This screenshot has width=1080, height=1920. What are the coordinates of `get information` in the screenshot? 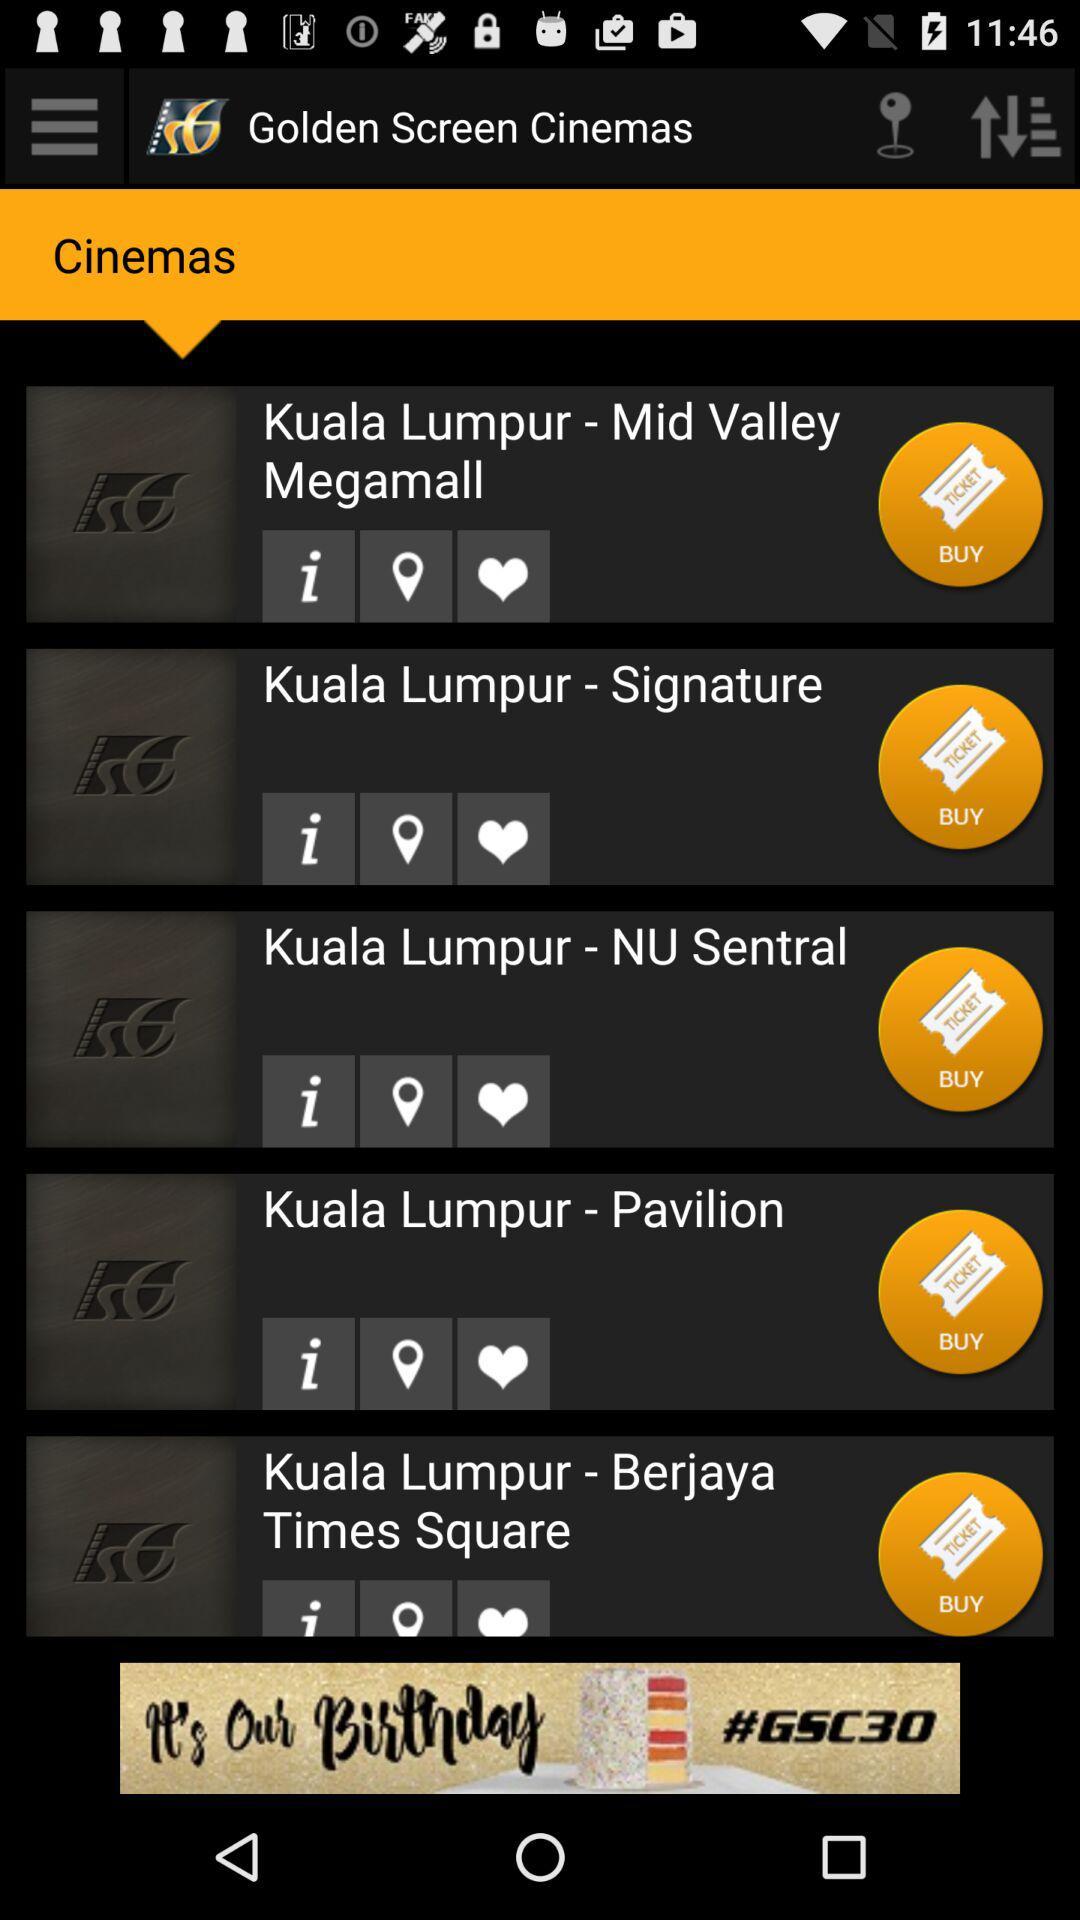 It's located at (308, 1362).